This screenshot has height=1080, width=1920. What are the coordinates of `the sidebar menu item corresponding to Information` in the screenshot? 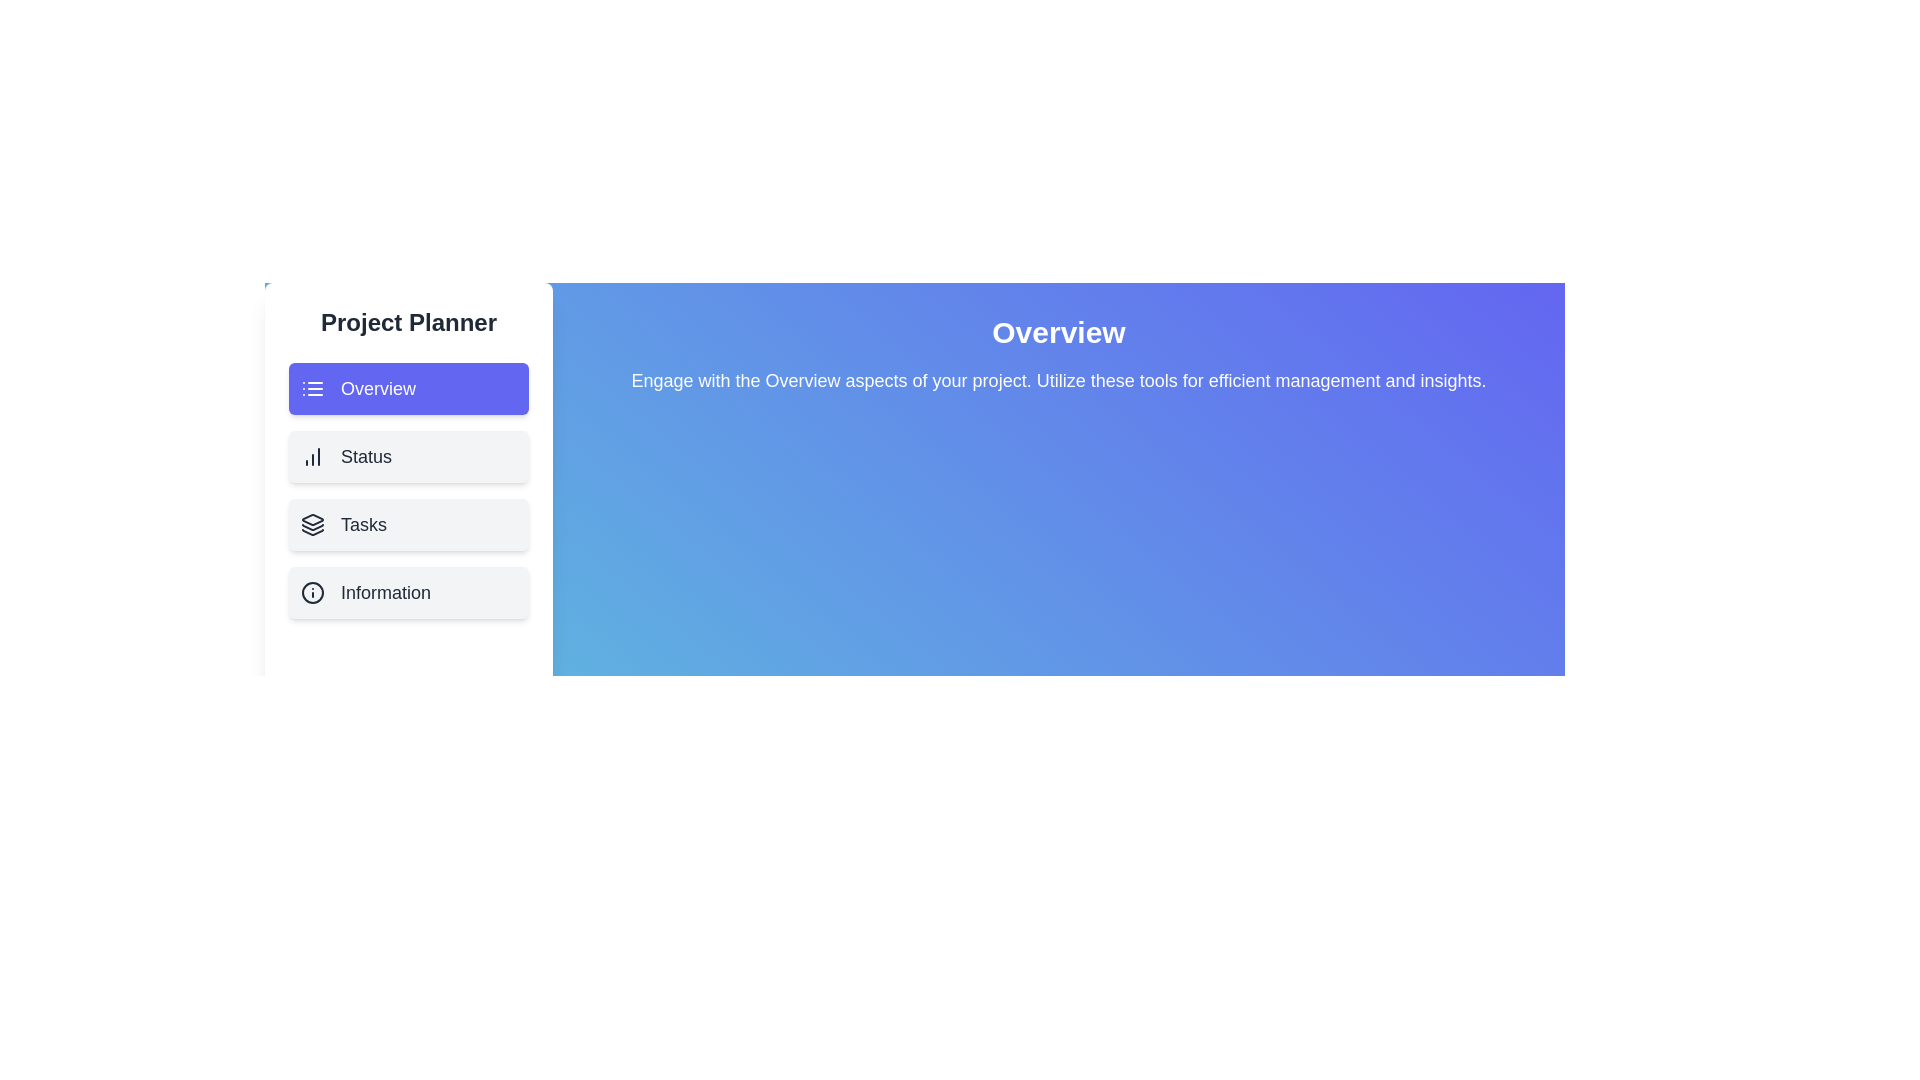 It's located at (407, 592).